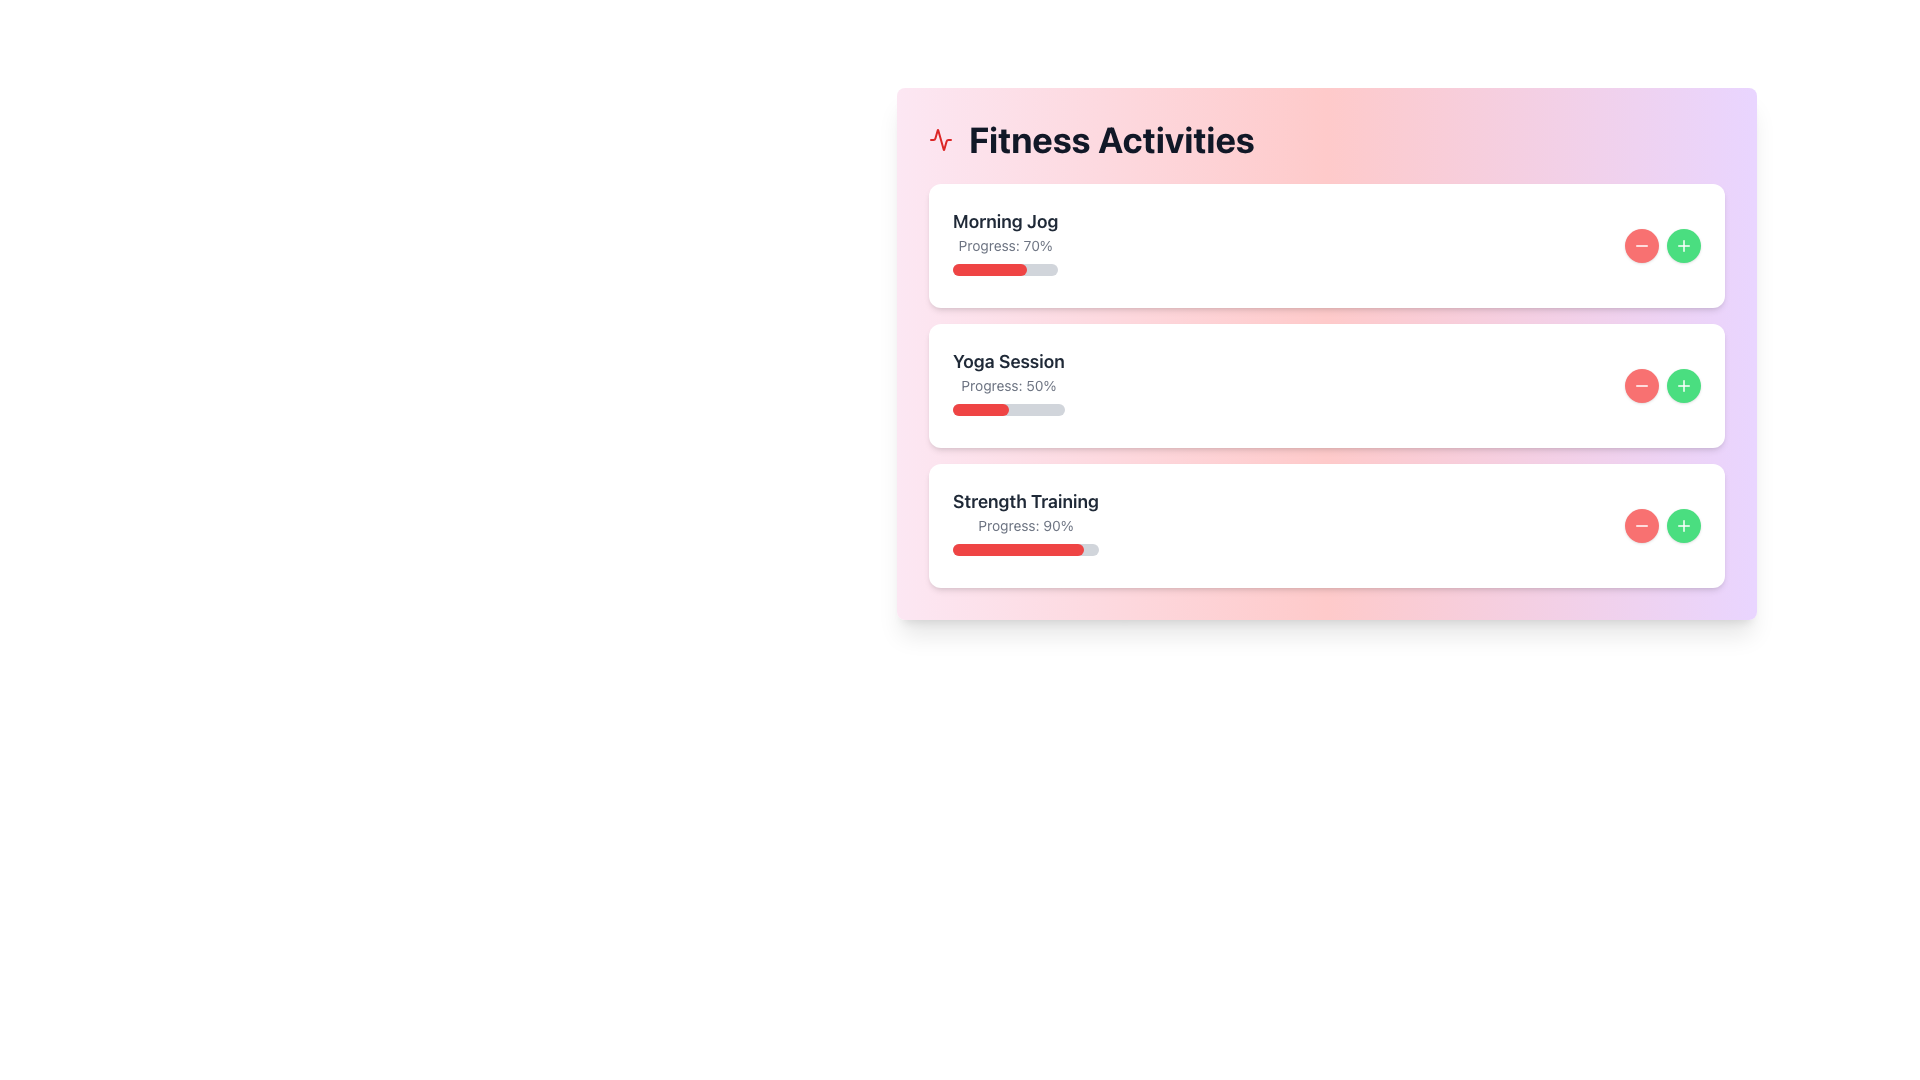 The image size is (1920, 1080). What do you see at coordinates (1005, 270) in the screenshot?
I see `the horizontal progress bar located in the 'Morning Jog' section, which is filled with red and indicates 70% progress` at bounding box center [1005, 270].